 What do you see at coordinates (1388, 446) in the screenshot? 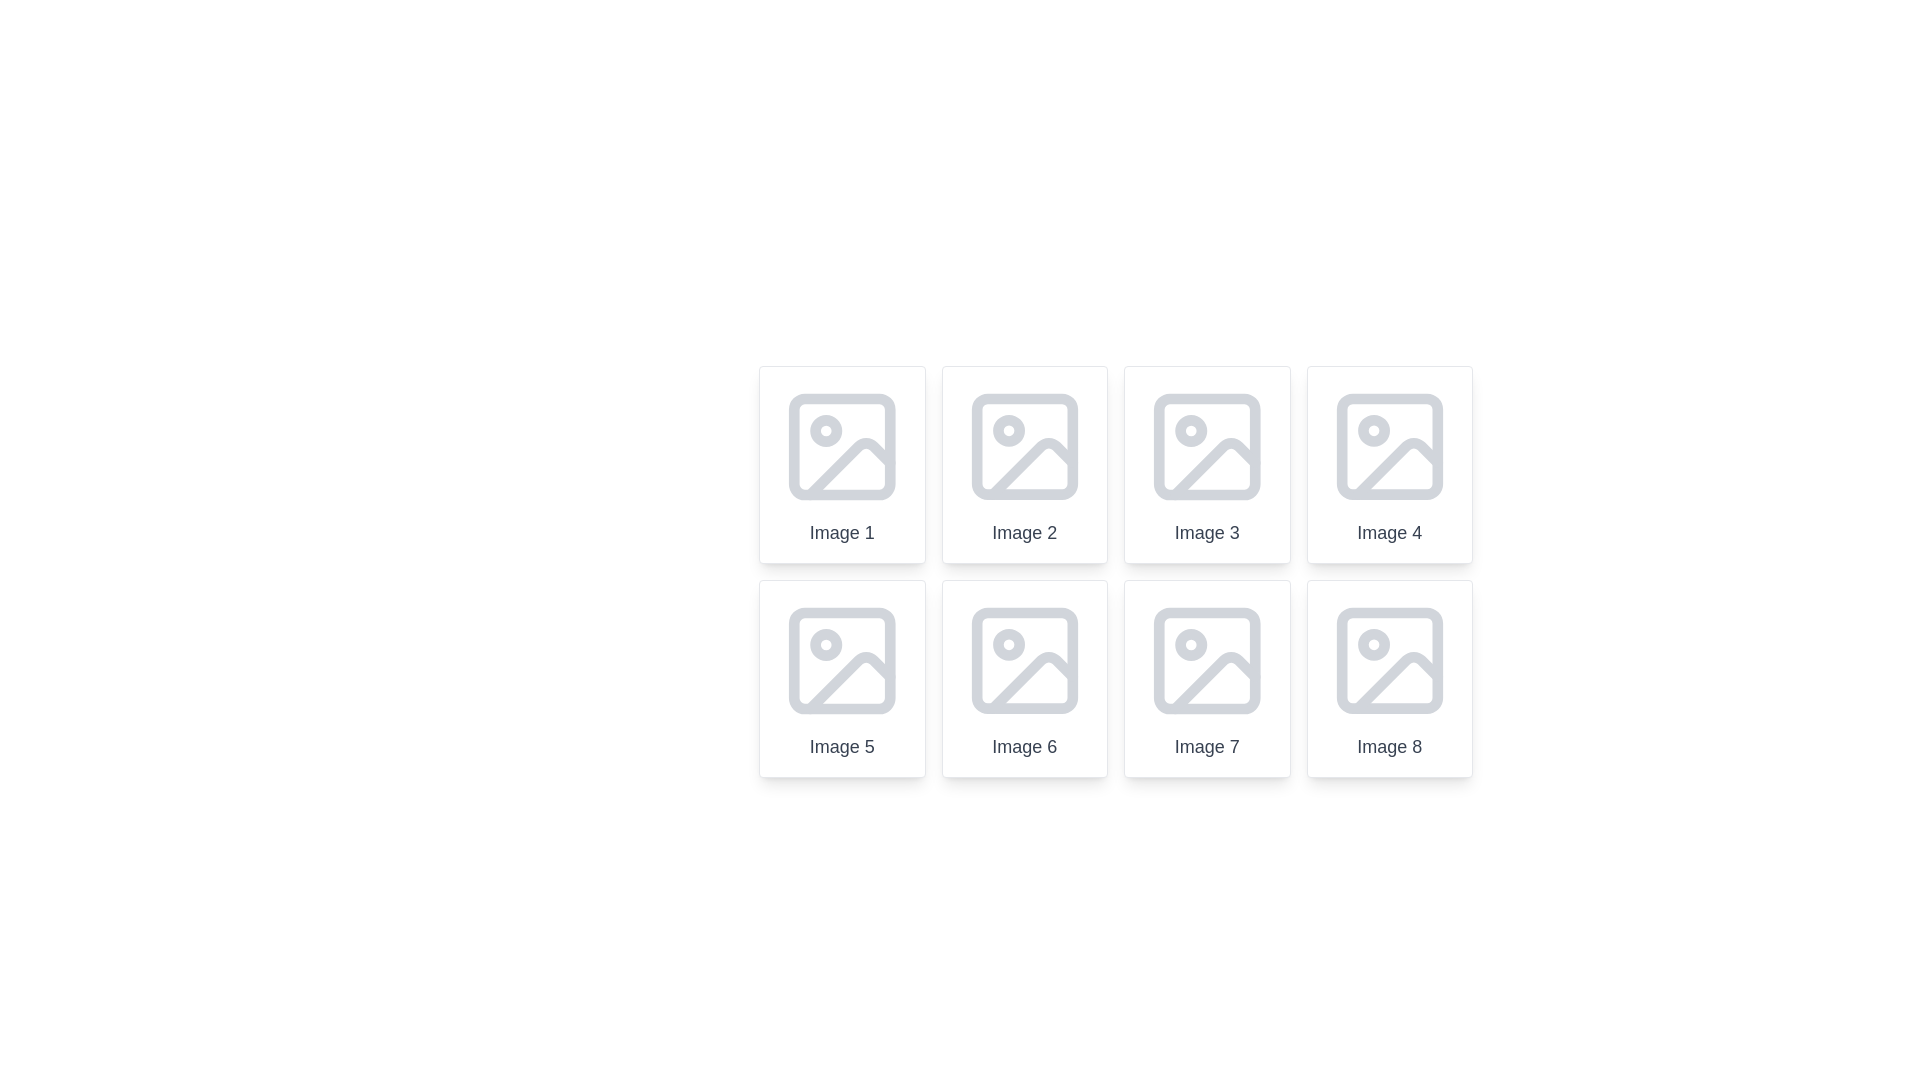
I see `the graphical decoration or framing rectangle within Image 4, which is positioned at the top-left corner of its bounding area in the grid layout` at bounding box center [1388, 446].